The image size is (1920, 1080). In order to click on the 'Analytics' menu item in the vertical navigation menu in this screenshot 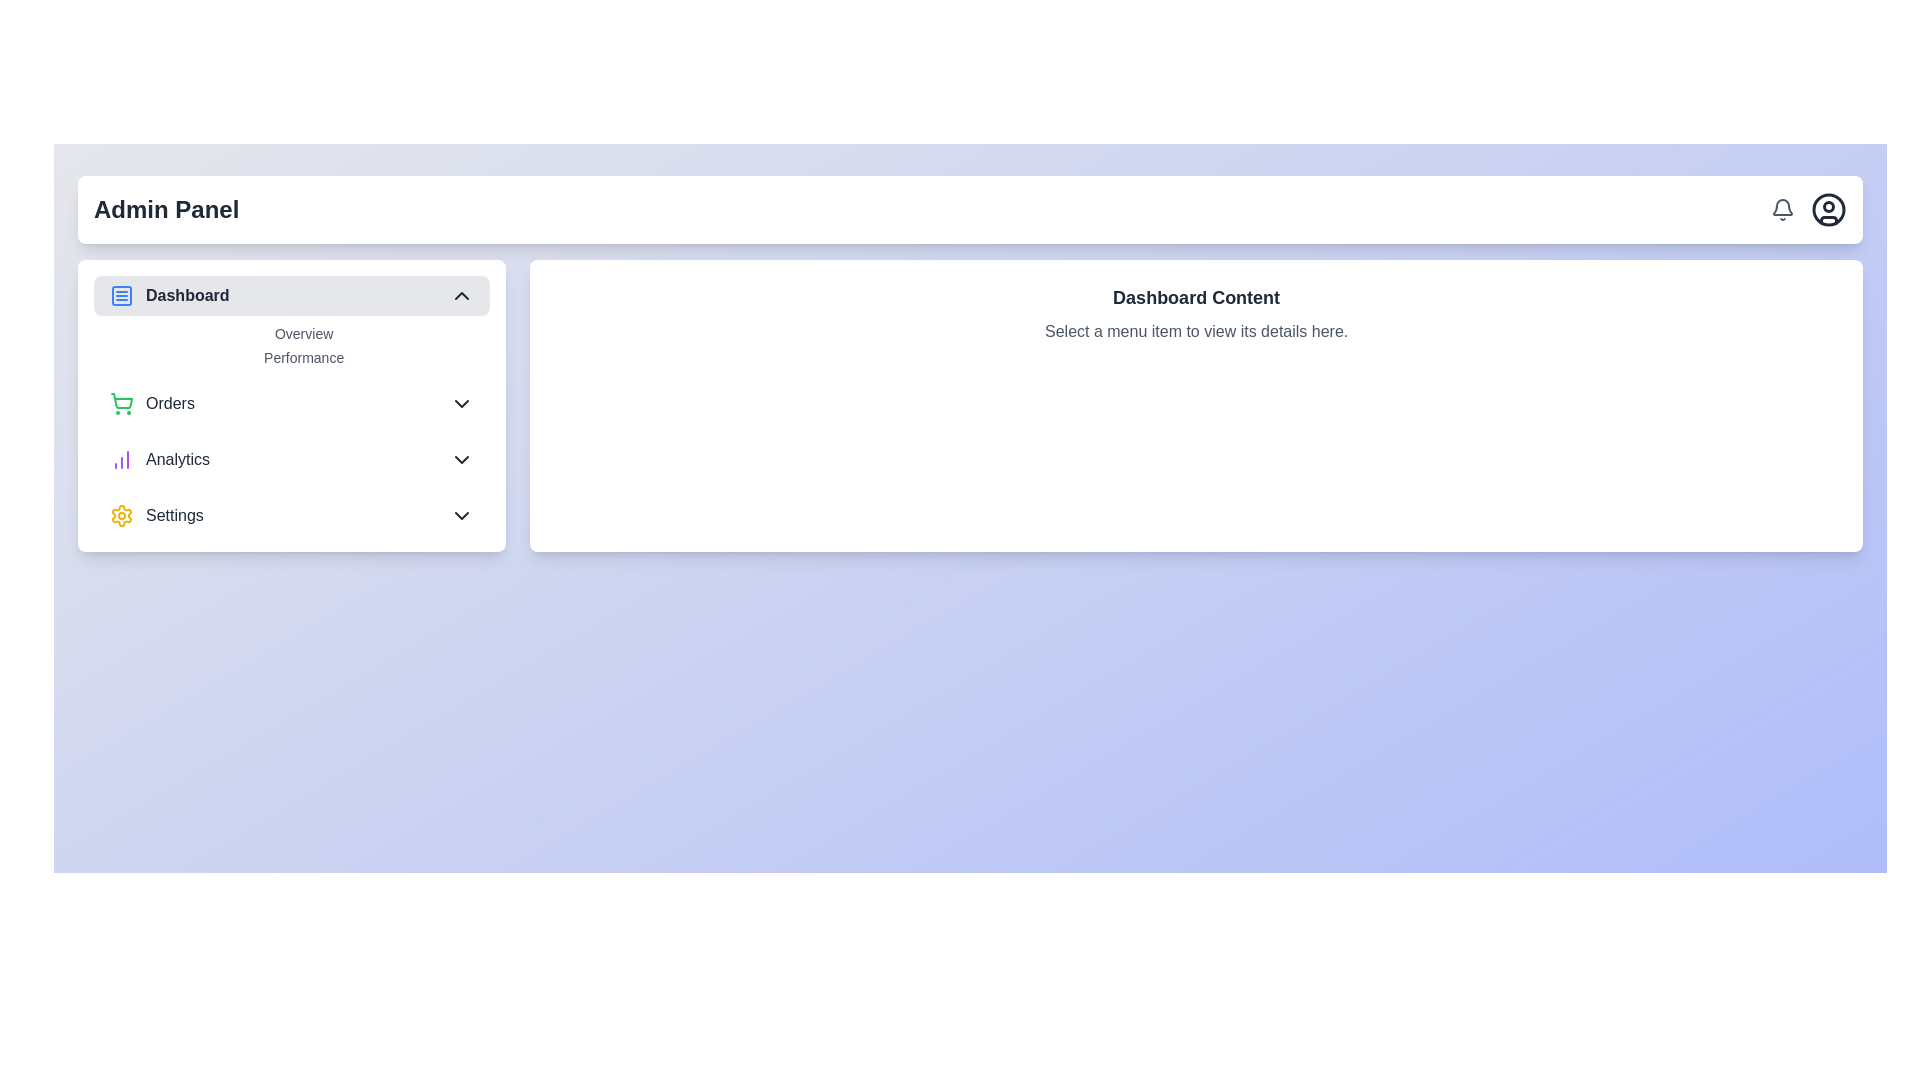, I will do `click(158, 459)`.